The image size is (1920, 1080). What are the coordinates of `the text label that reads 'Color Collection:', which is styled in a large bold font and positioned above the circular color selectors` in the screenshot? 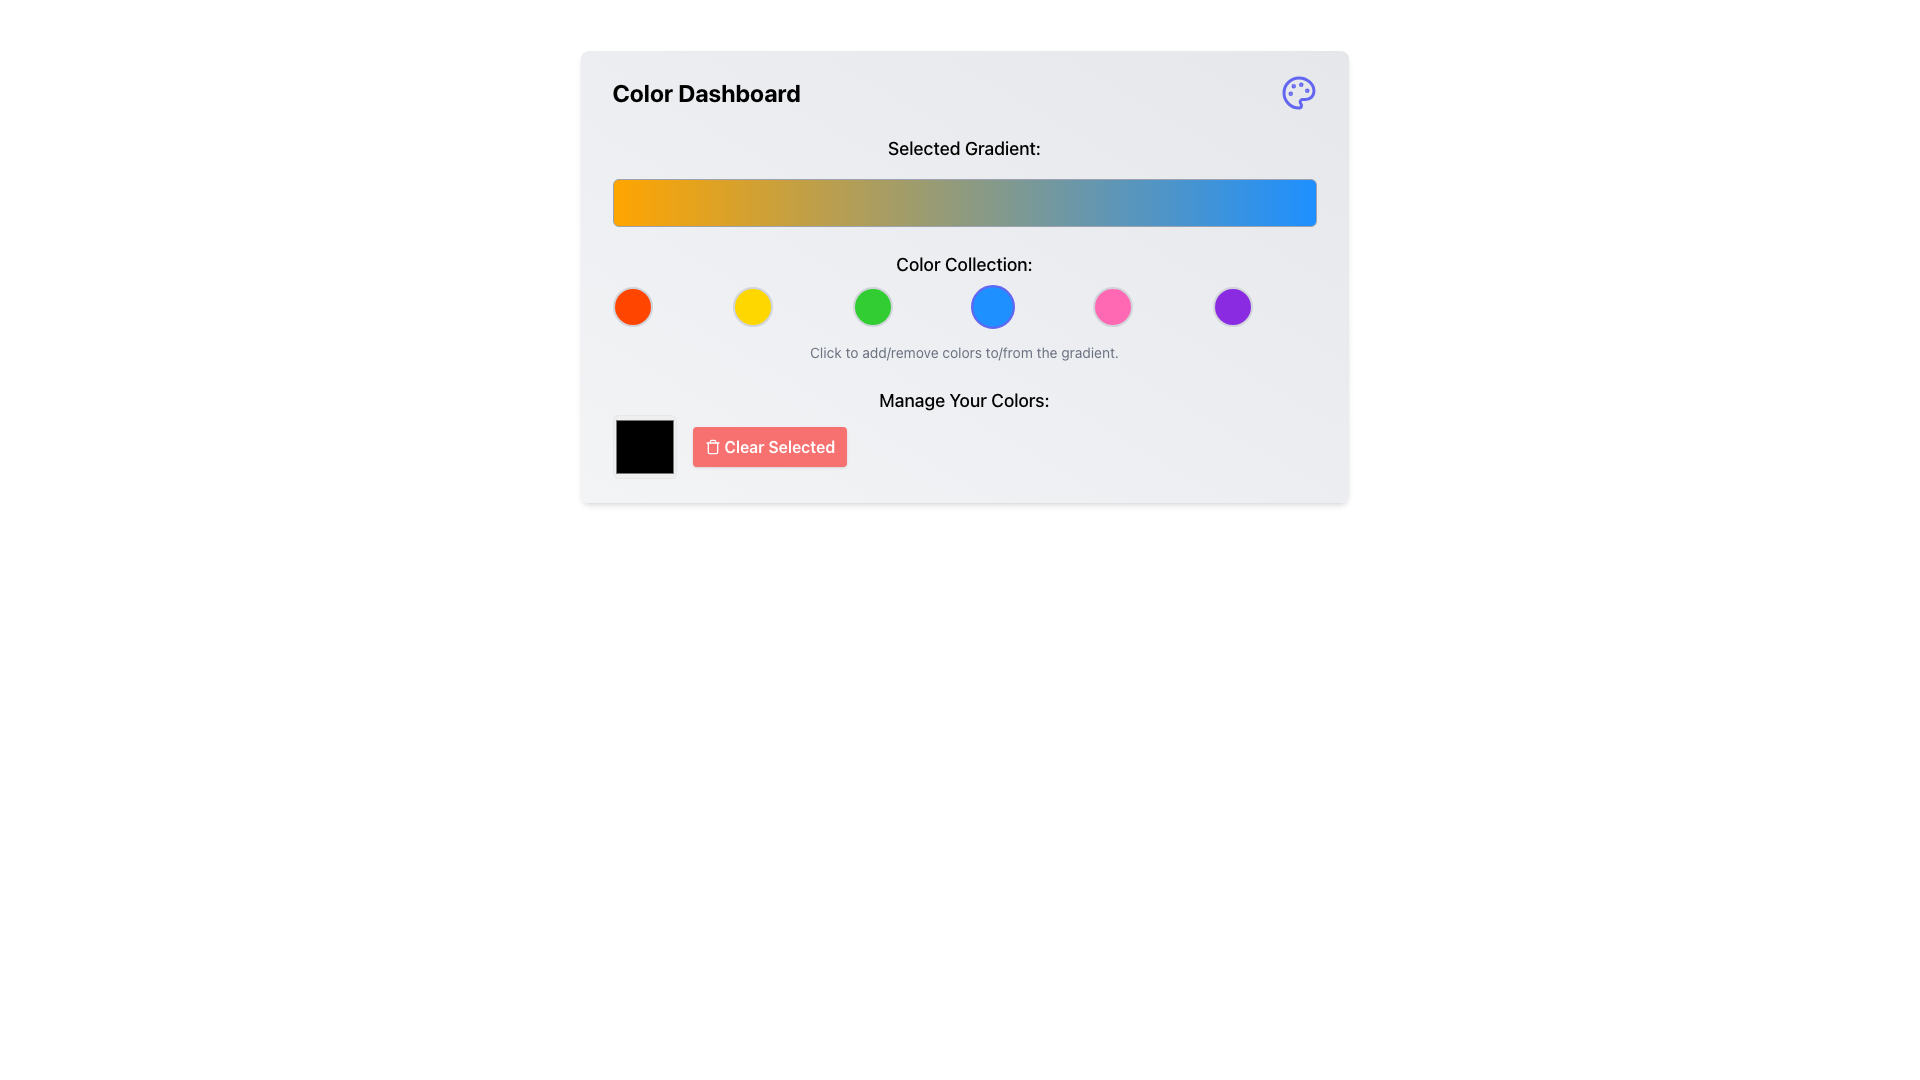 It's located at (964, 264).